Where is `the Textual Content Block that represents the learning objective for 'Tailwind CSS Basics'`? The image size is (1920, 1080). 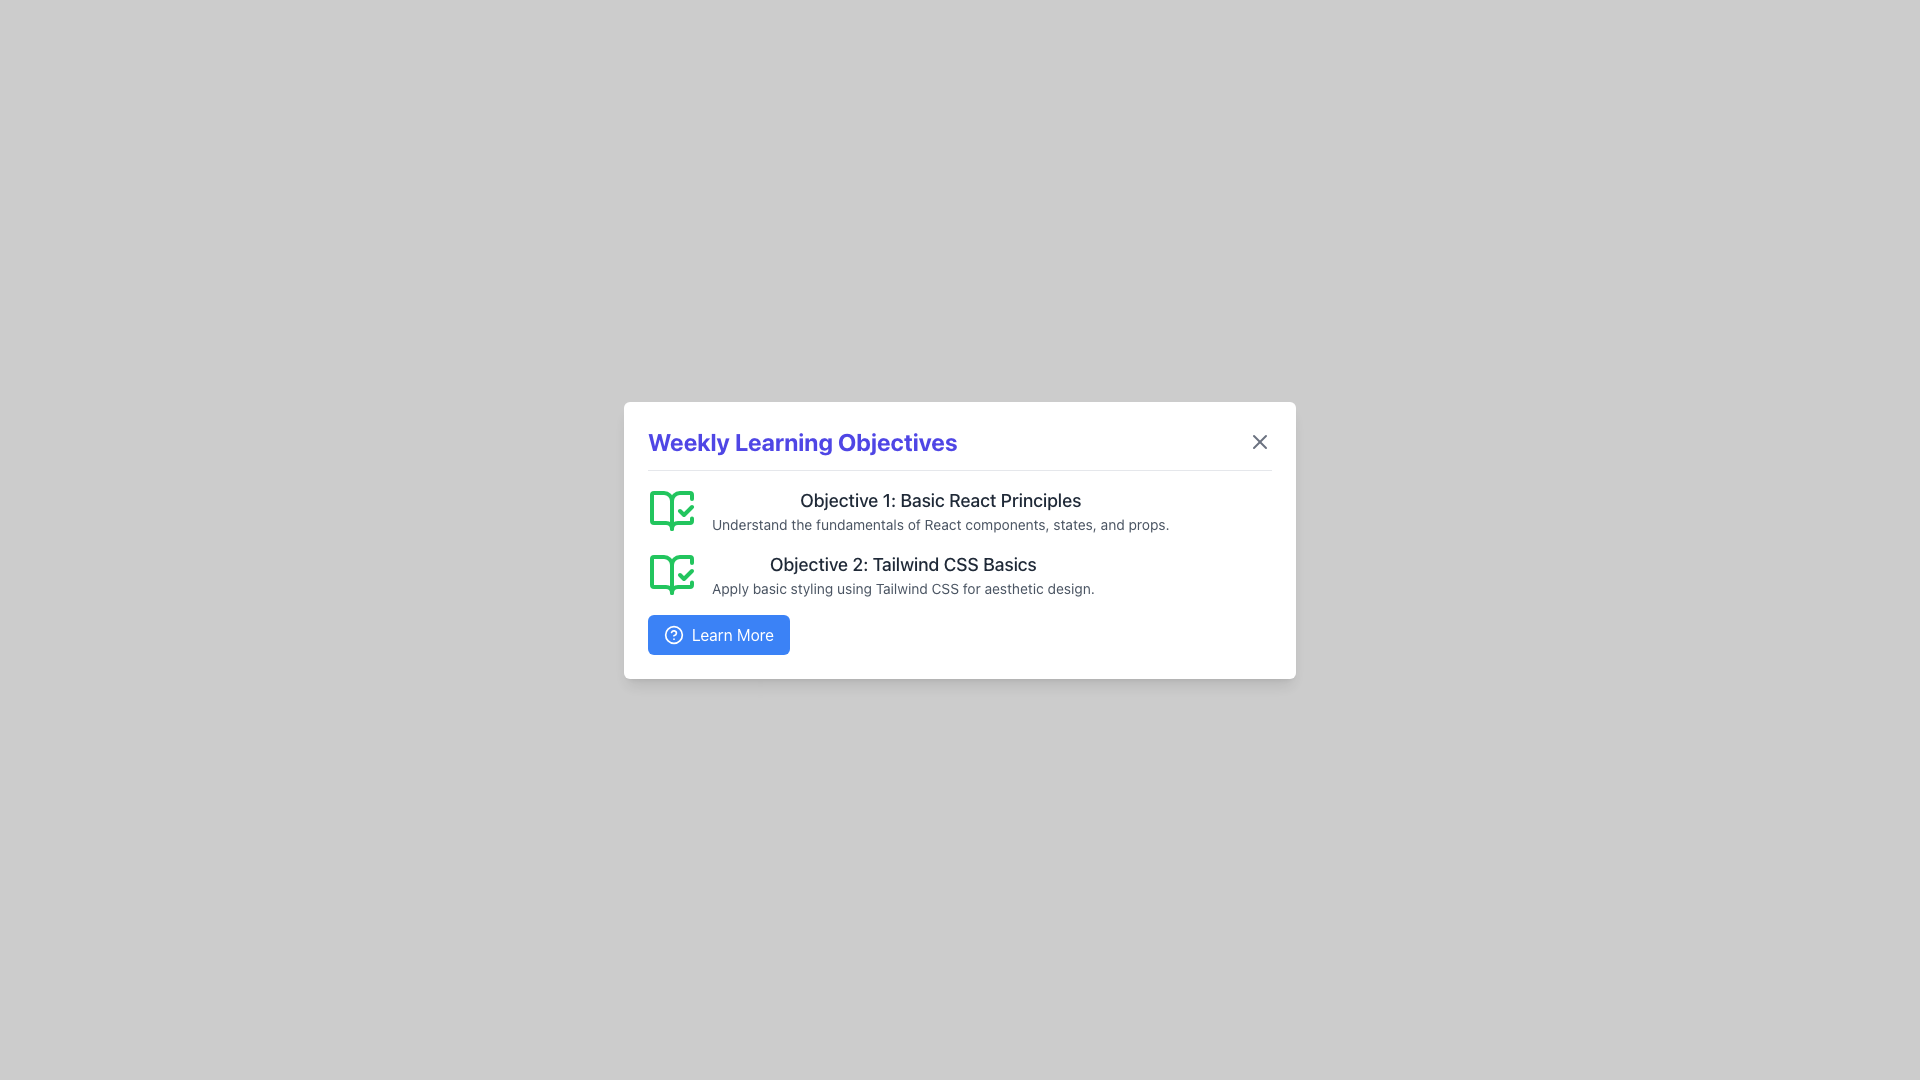 the Textual Content Block that represents the learning objective for 'Tailwind CSS Basics' is located at coordinates (902, 574).